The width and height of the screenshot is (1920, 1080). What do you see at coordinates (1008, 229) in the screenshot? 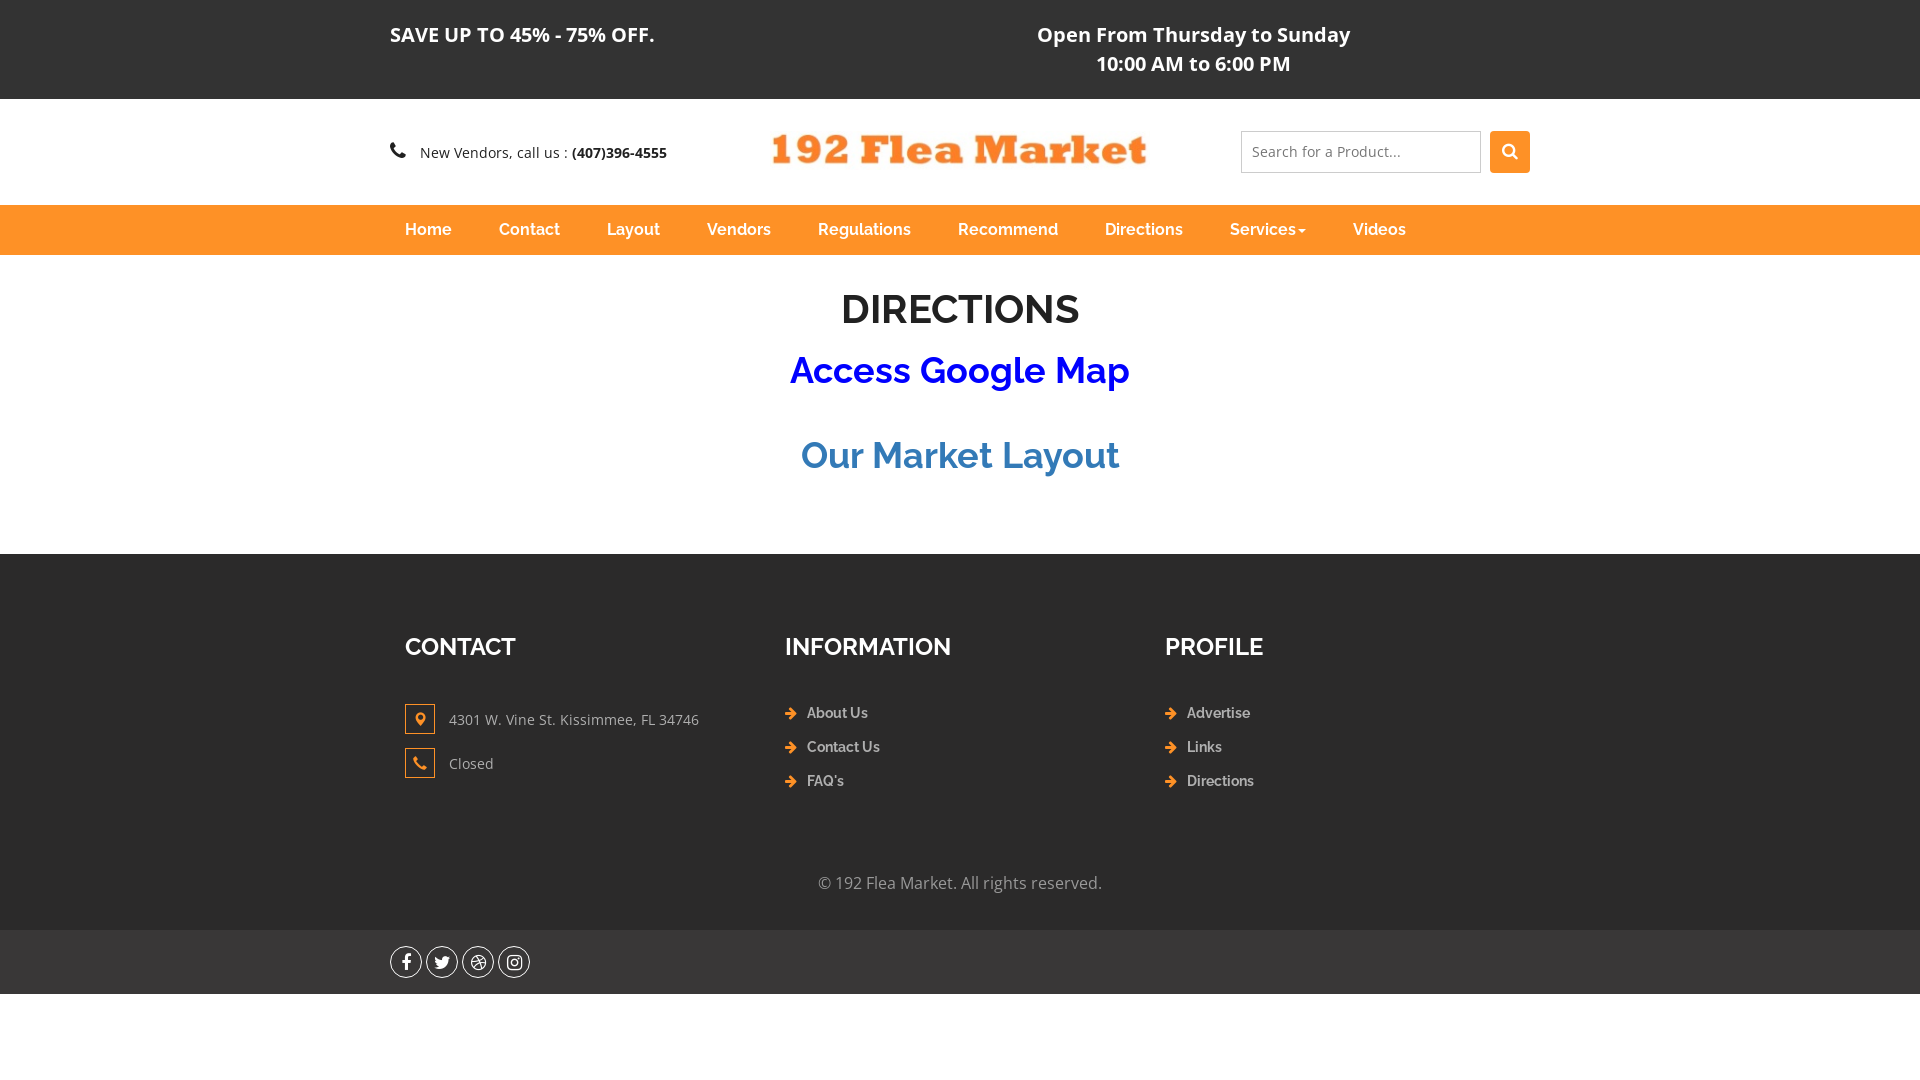
I see `'Recommend'` at bounding box center [1008, 229].